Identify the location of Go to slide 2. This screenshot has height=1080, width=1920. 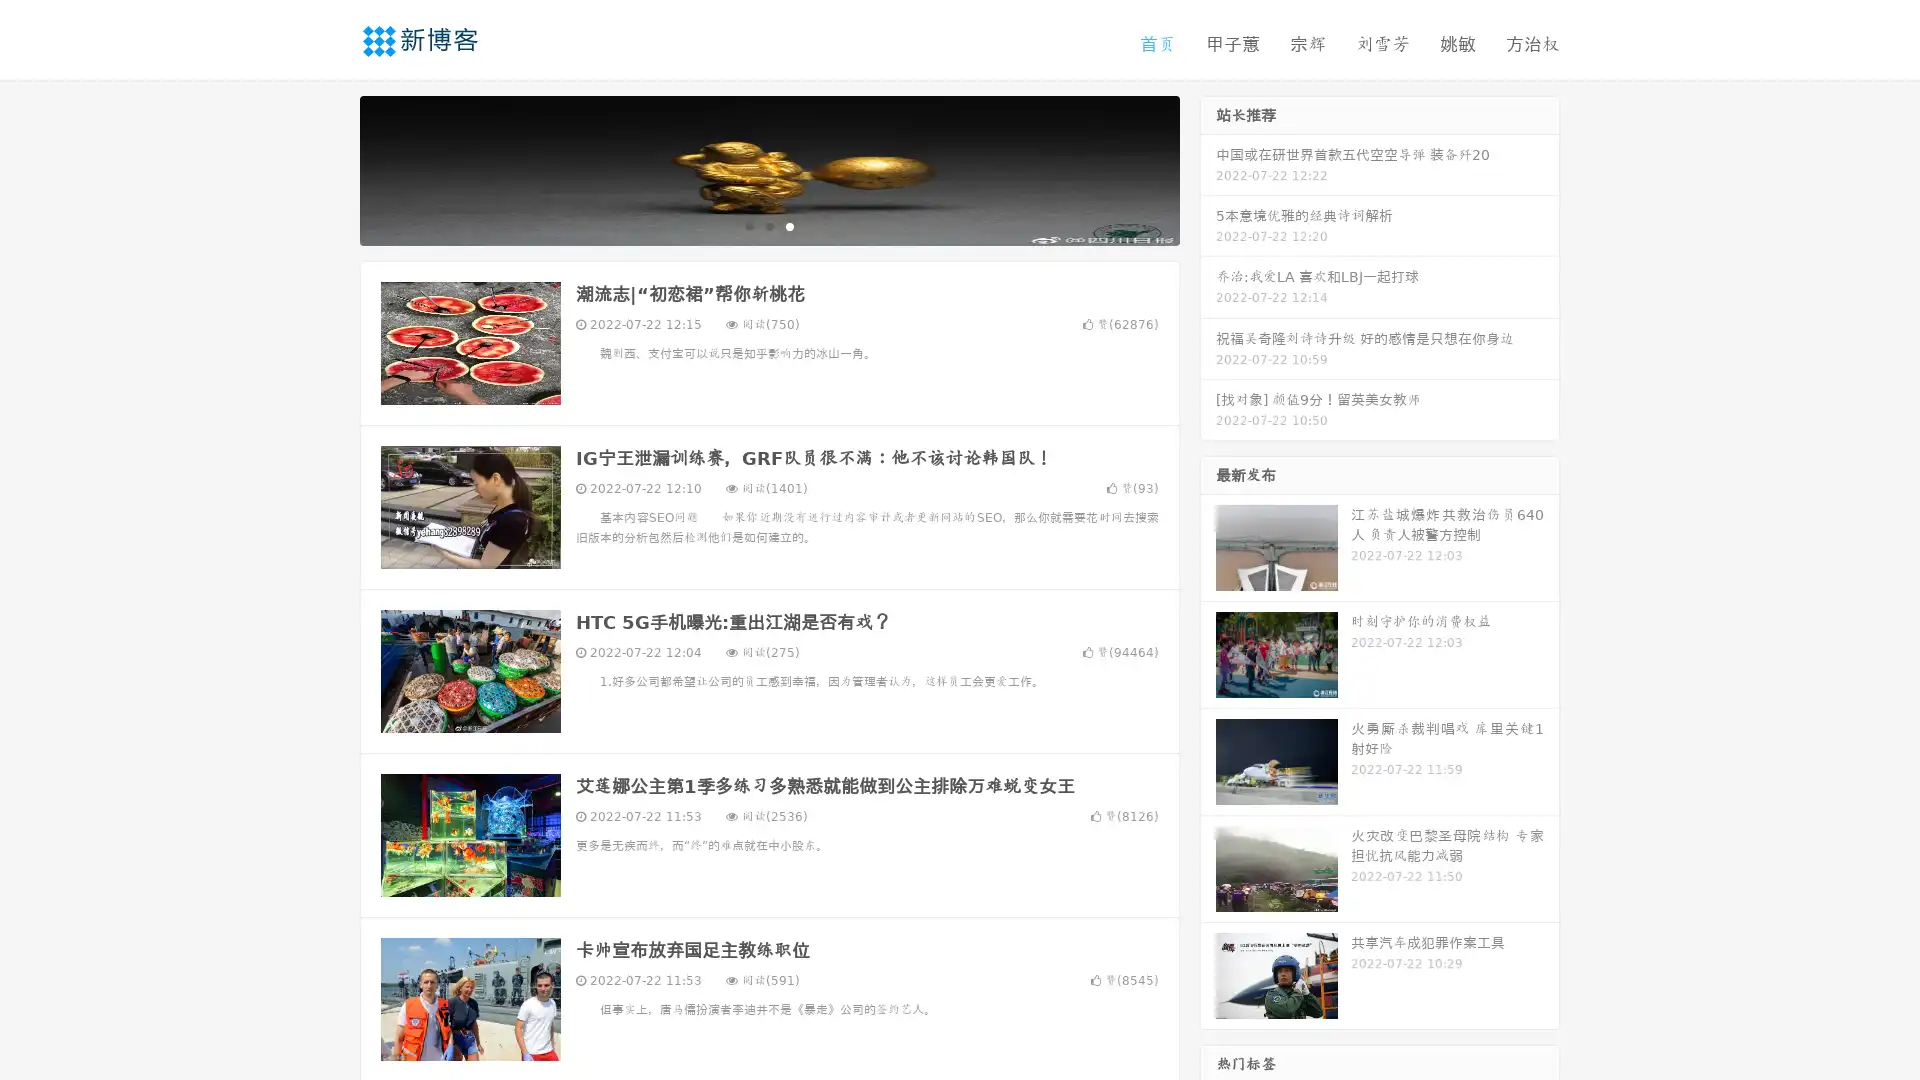
(768, 225).